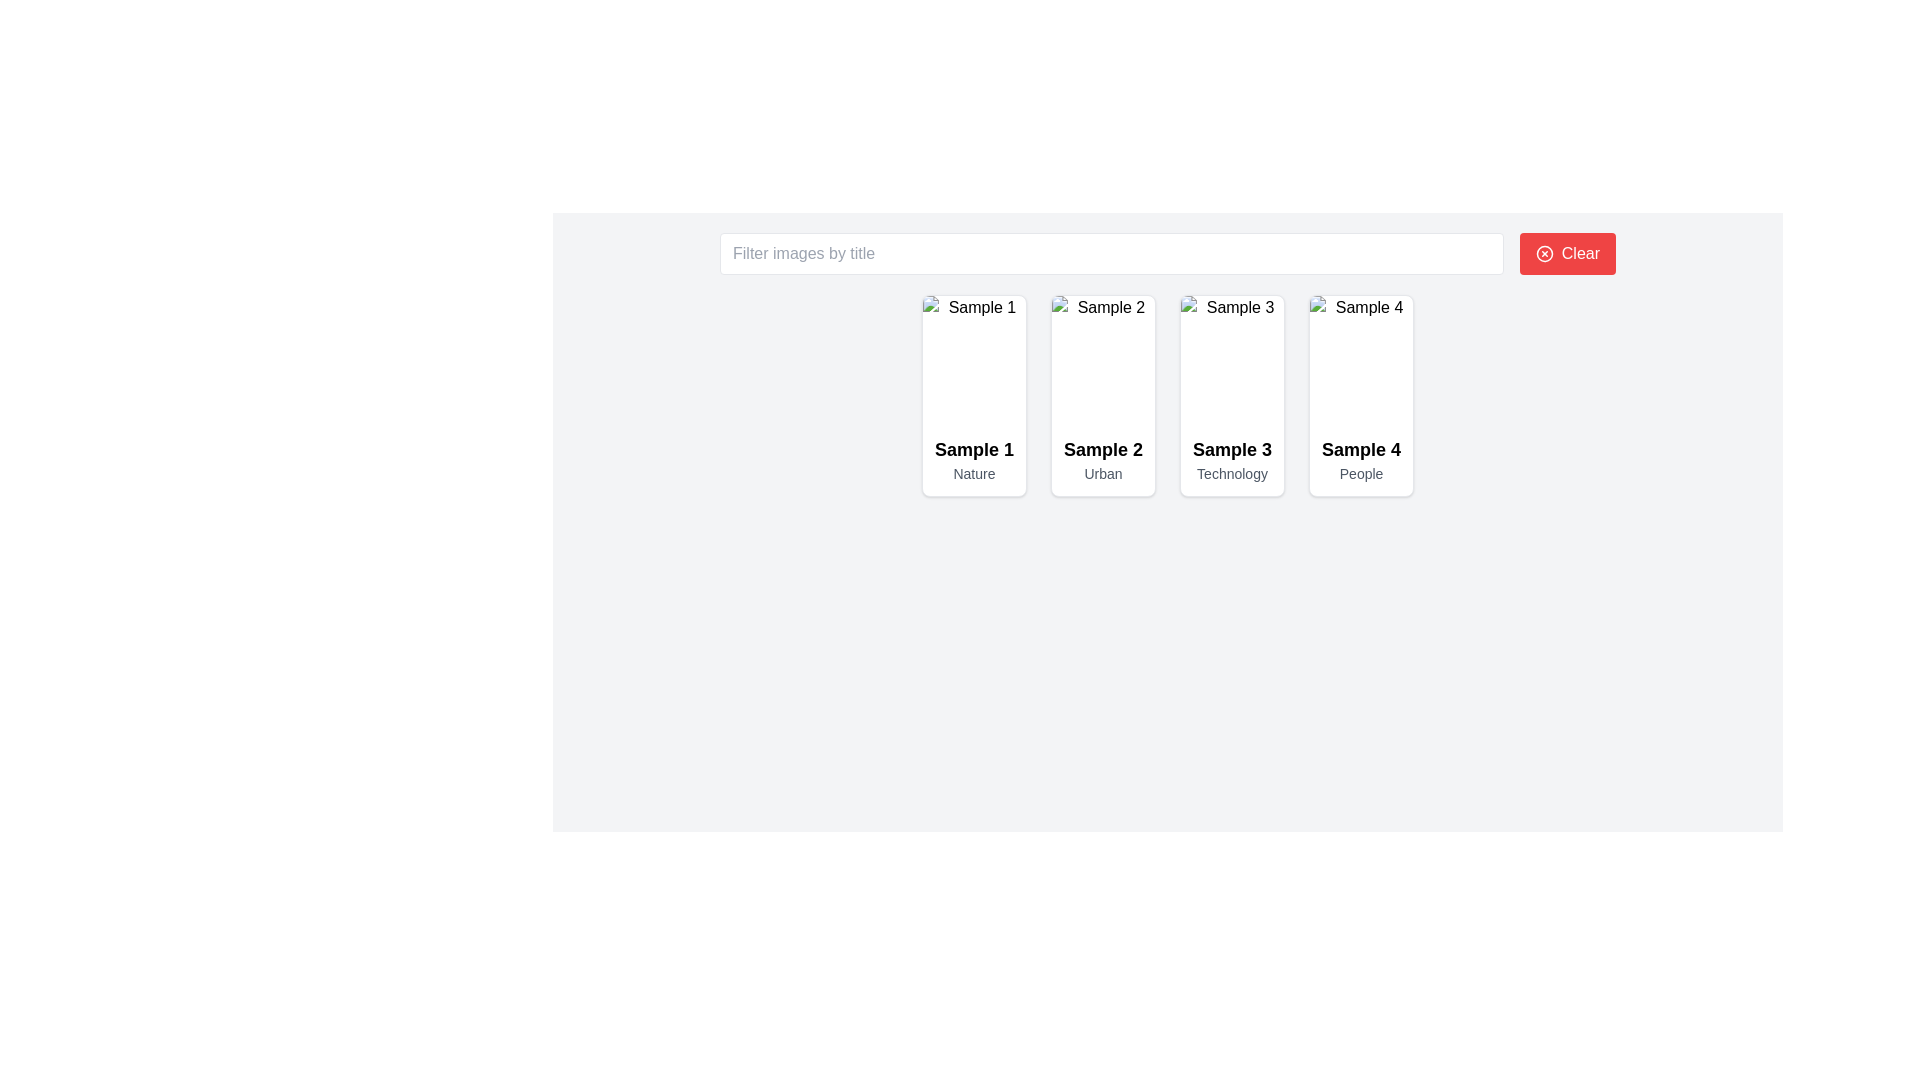 This screenshot has height=1080, width=1920. Describe the element at coordinates (1360, 396) in the screenshot. I see `the fourth card in the grid layout, which features a white background, rounded corners, and contains the title 'Sample 4' and subtitle 'People'` at that location.